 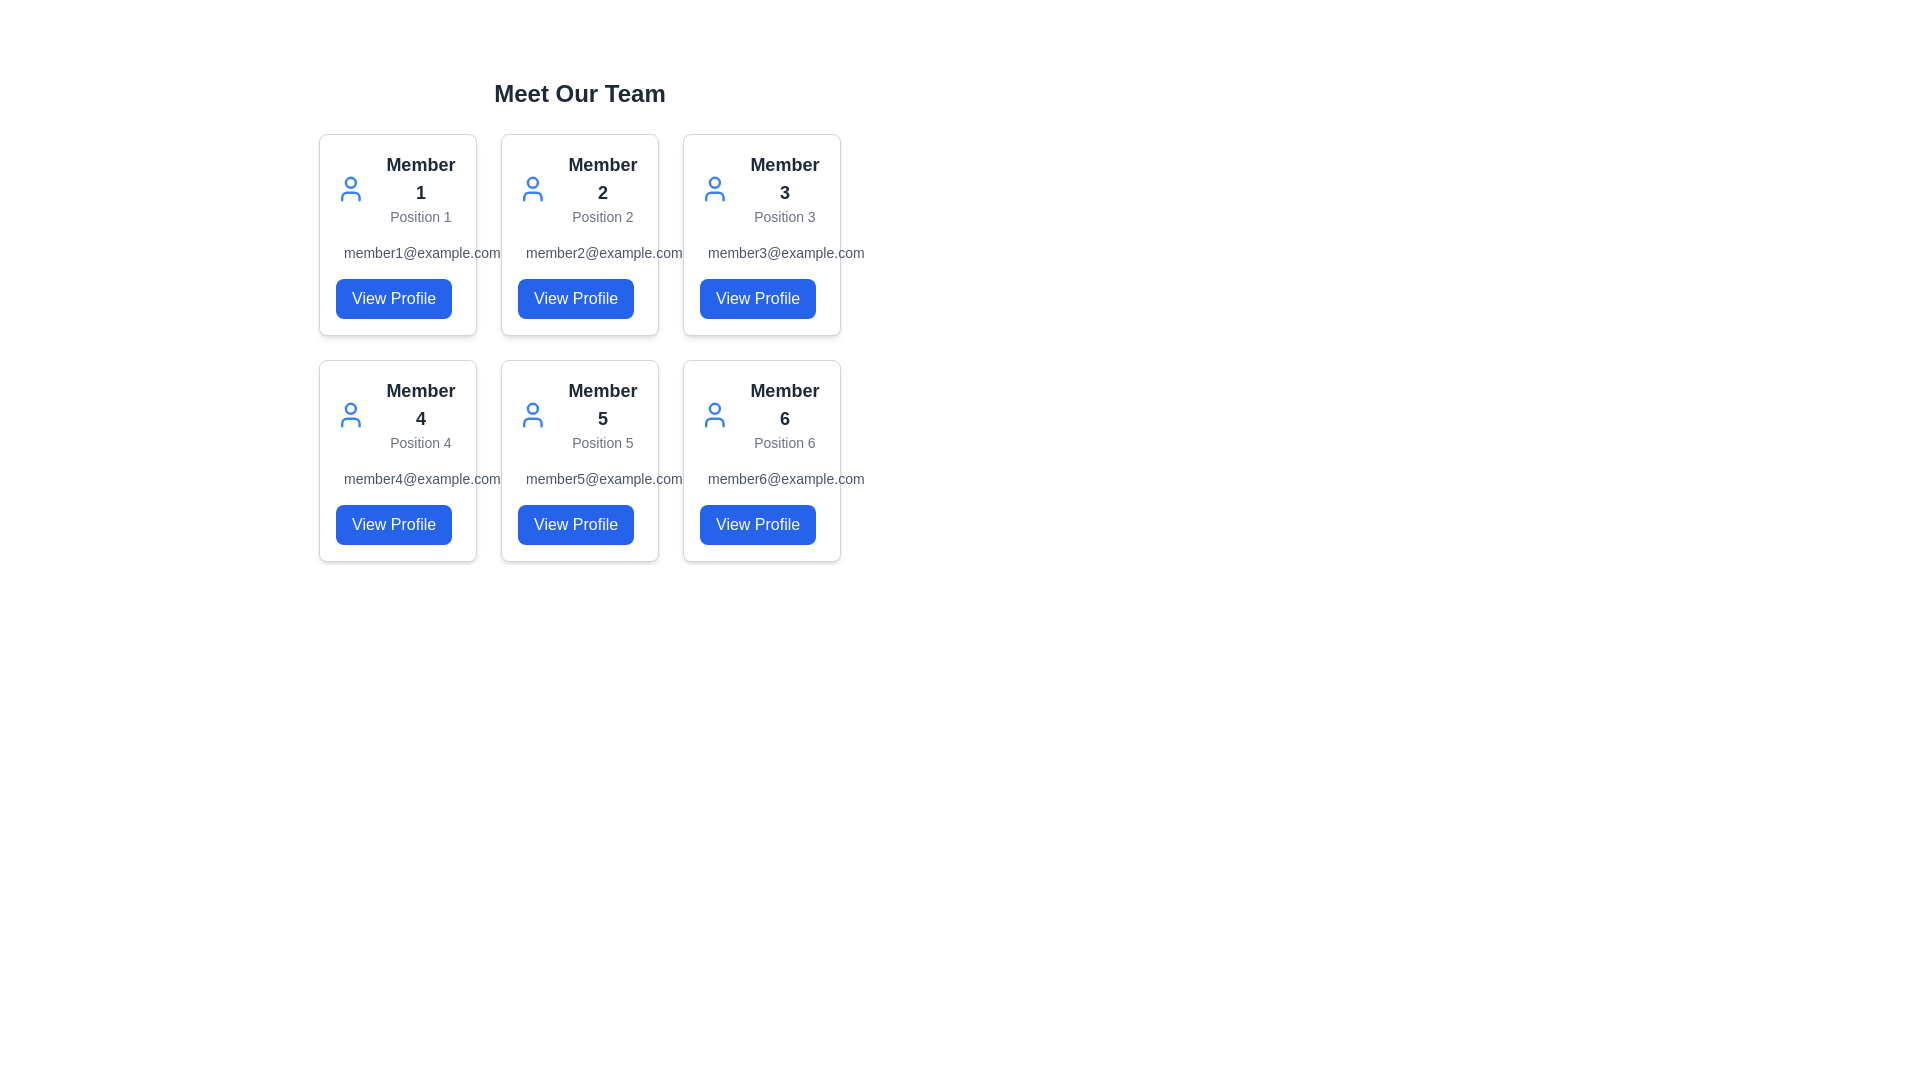 What do you see at coordinates (714, 414) in the screenshot?
I see `the user profile icon located in the second row, third column of the grid layout` at bounding box center [714, 414].